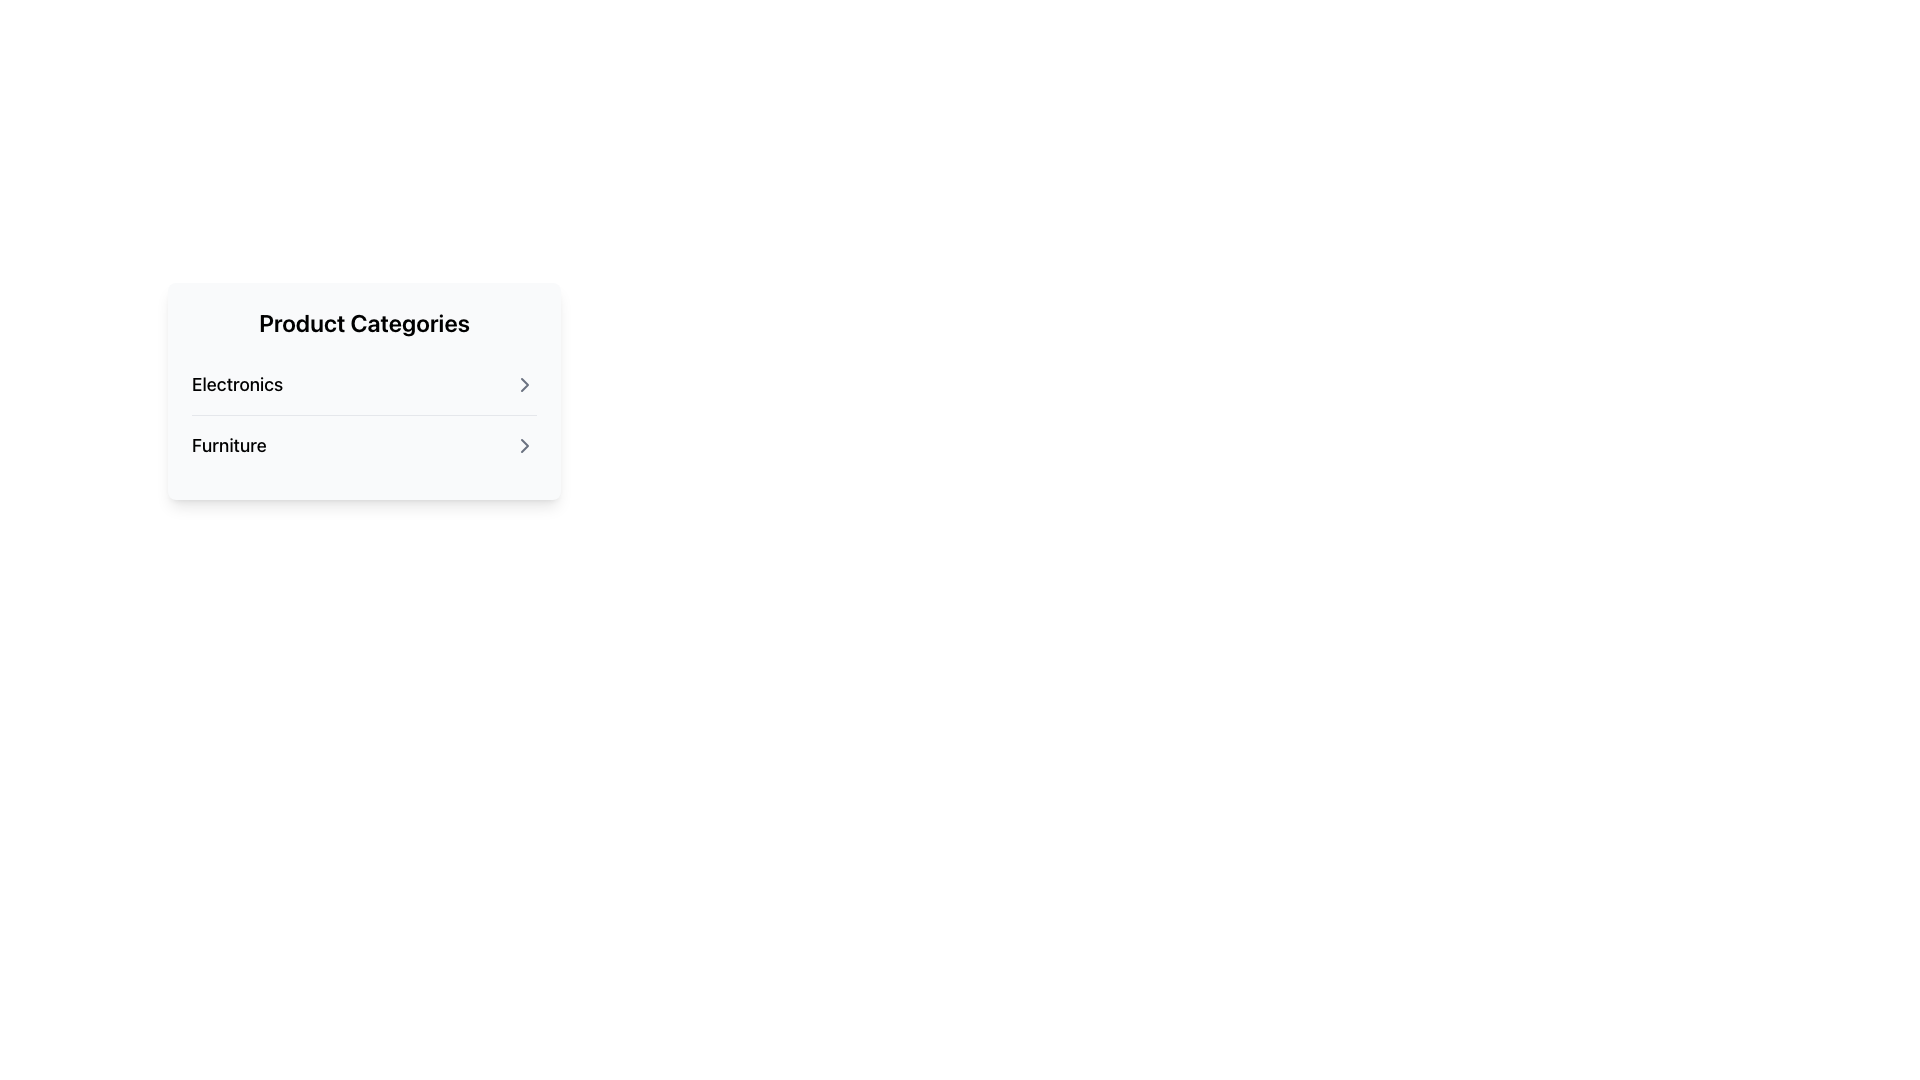 The image size is (1920, 1080). What do you see at coordinates (364, 431) in the screenshot?
I see `the second list item in the modal under 'Product Categories'` at bounding box center [364, 431].